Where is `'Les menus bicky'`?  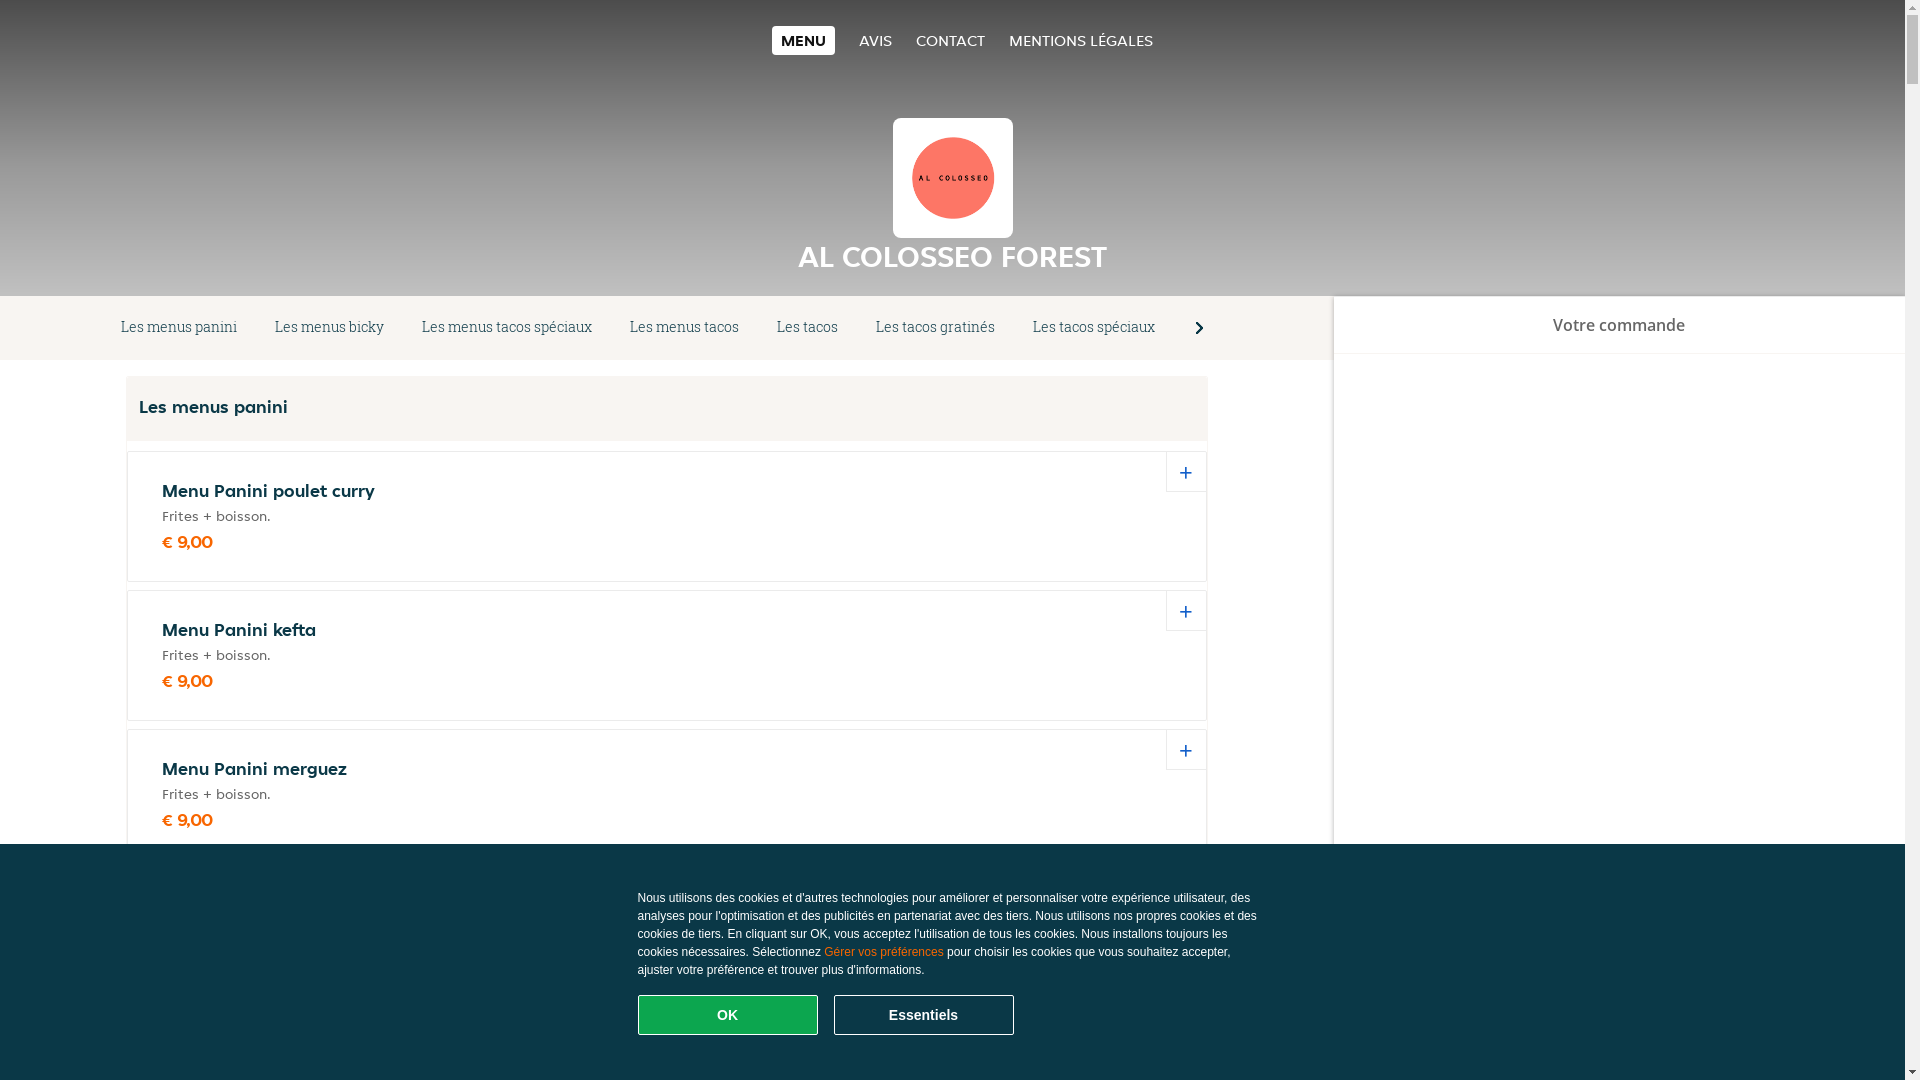
'Les menus bicky' is located at coordinates (329, 326).